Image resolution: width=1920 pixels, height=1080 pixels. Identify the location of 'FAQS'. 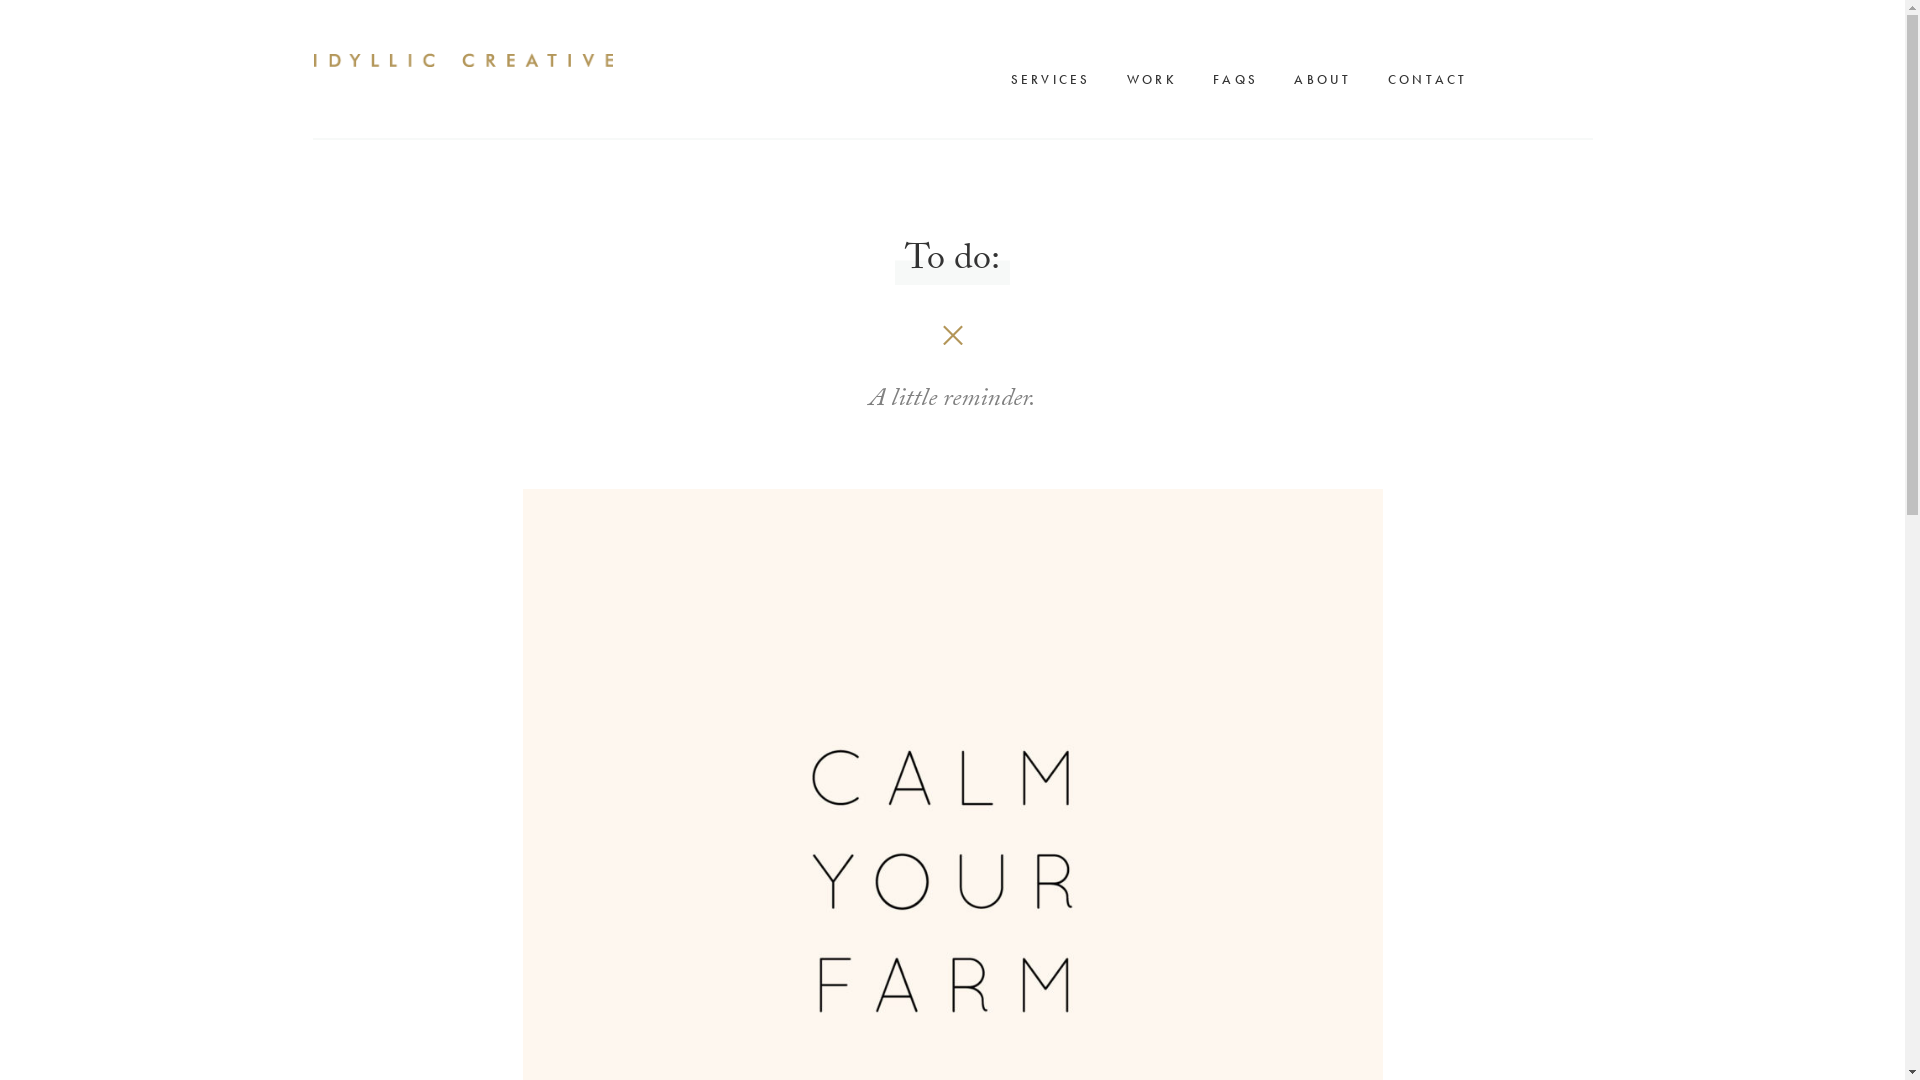
(1239, 78).